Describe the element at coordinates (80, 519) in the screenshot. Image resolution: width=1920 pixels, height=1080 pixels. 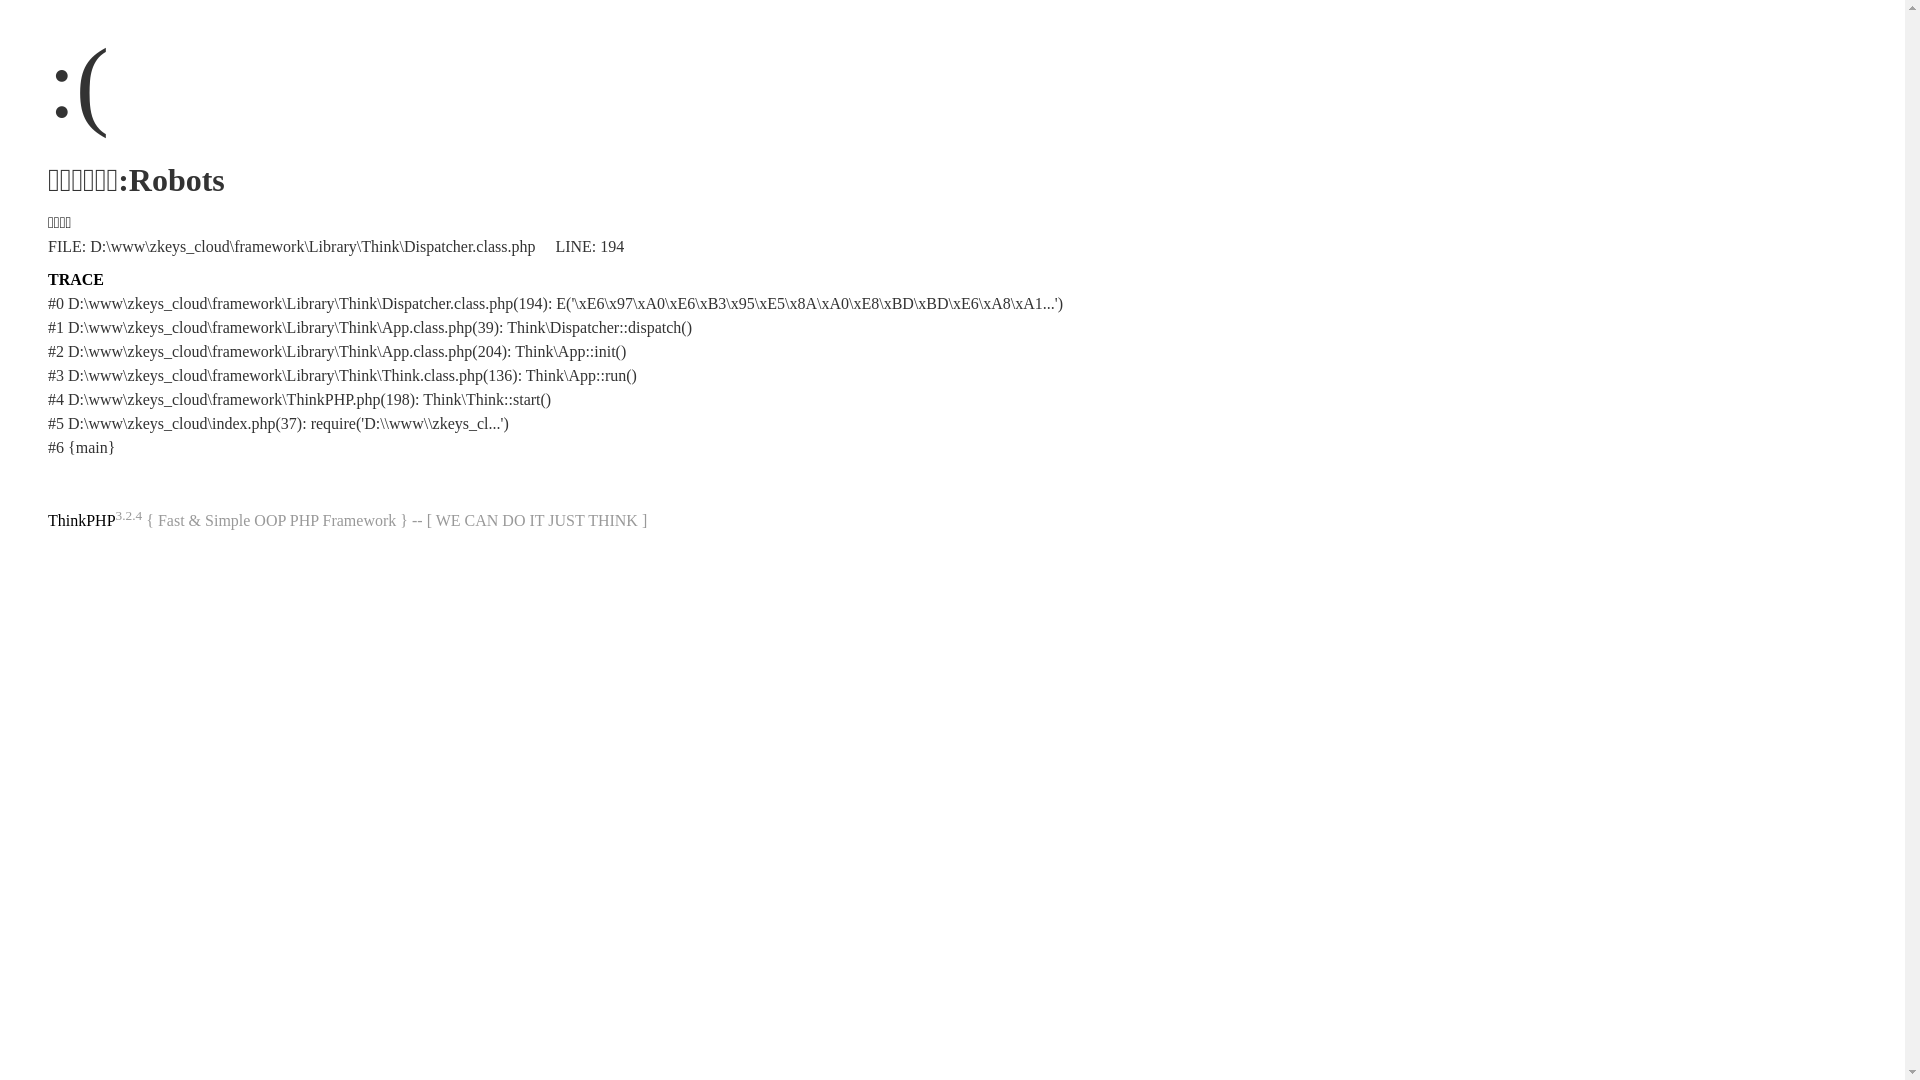
I see `'ThinkPHP'` at that location.